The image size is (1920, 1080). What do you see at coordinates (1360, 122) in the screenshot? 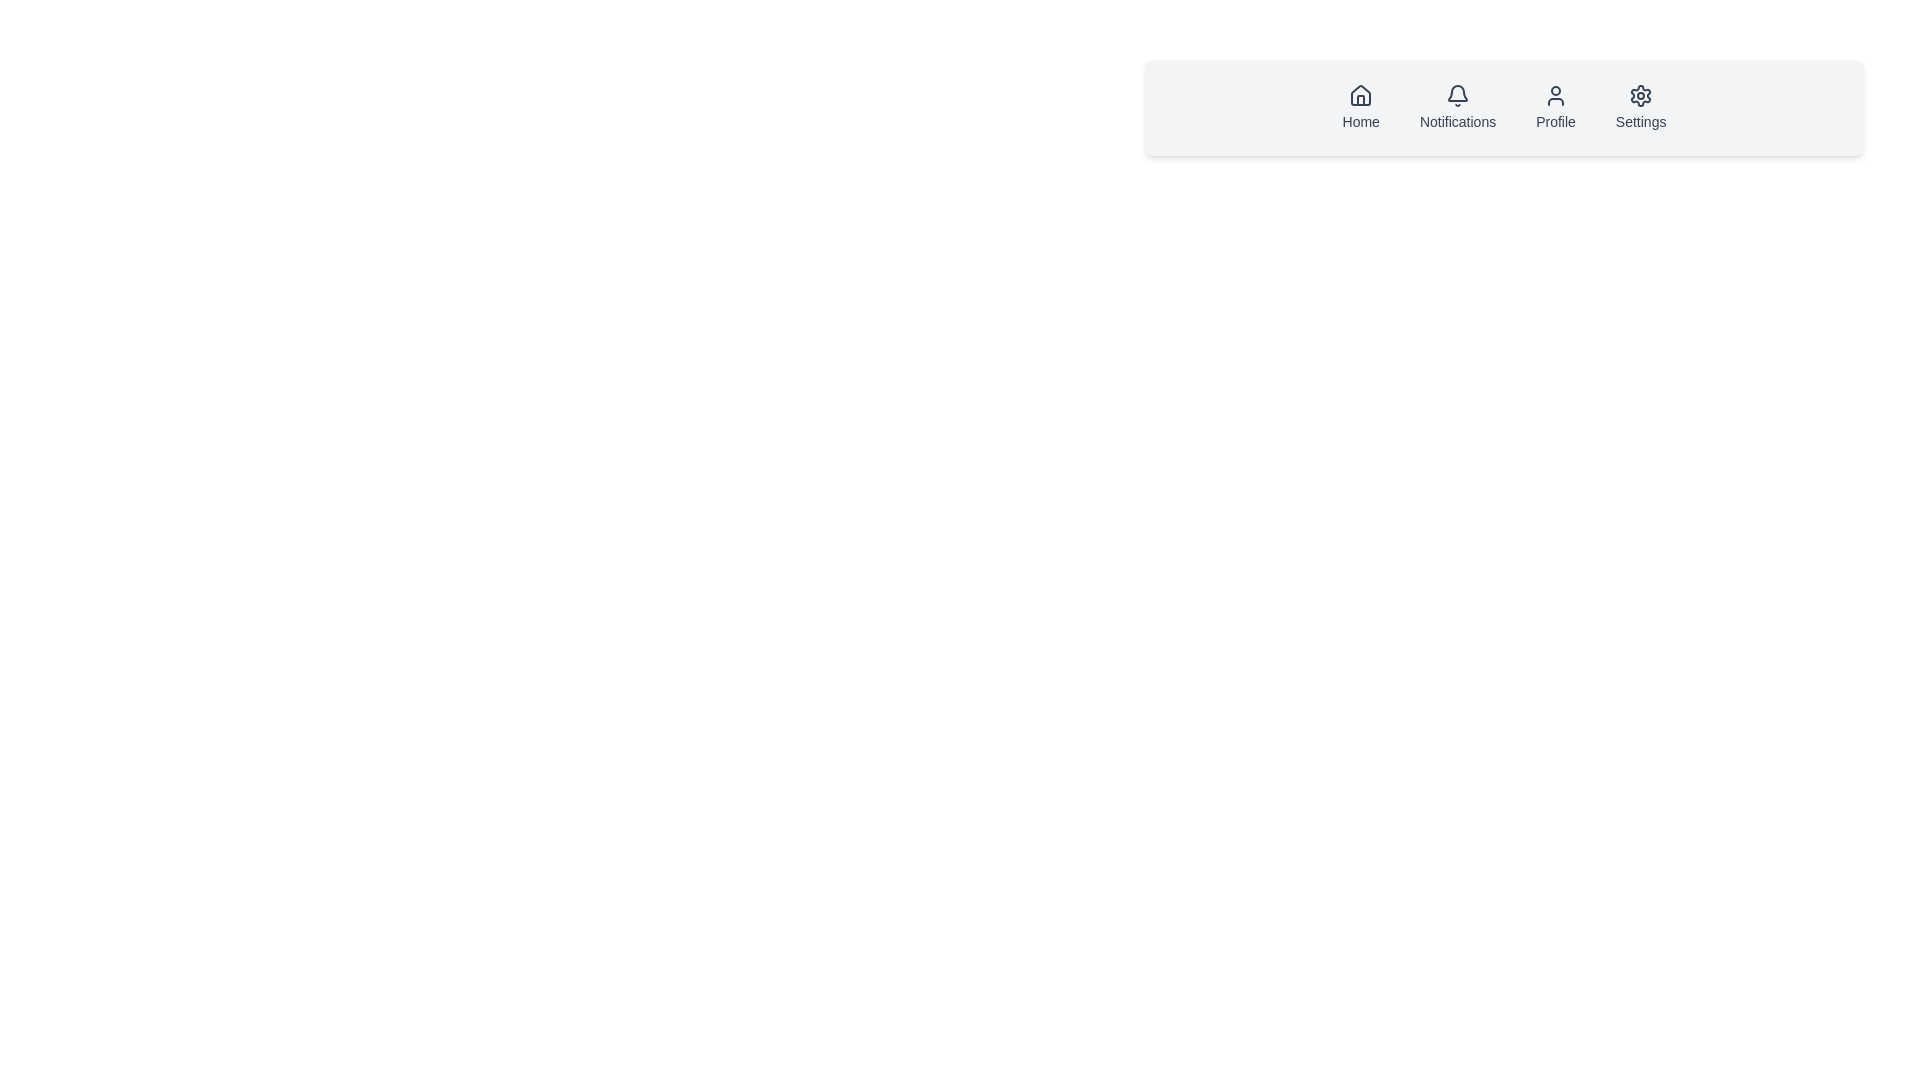
I see `text of the label that describes the navigation icon for 'Home', located at the bottom of the top-right navigation bar` at bounding box center [1360, 122].